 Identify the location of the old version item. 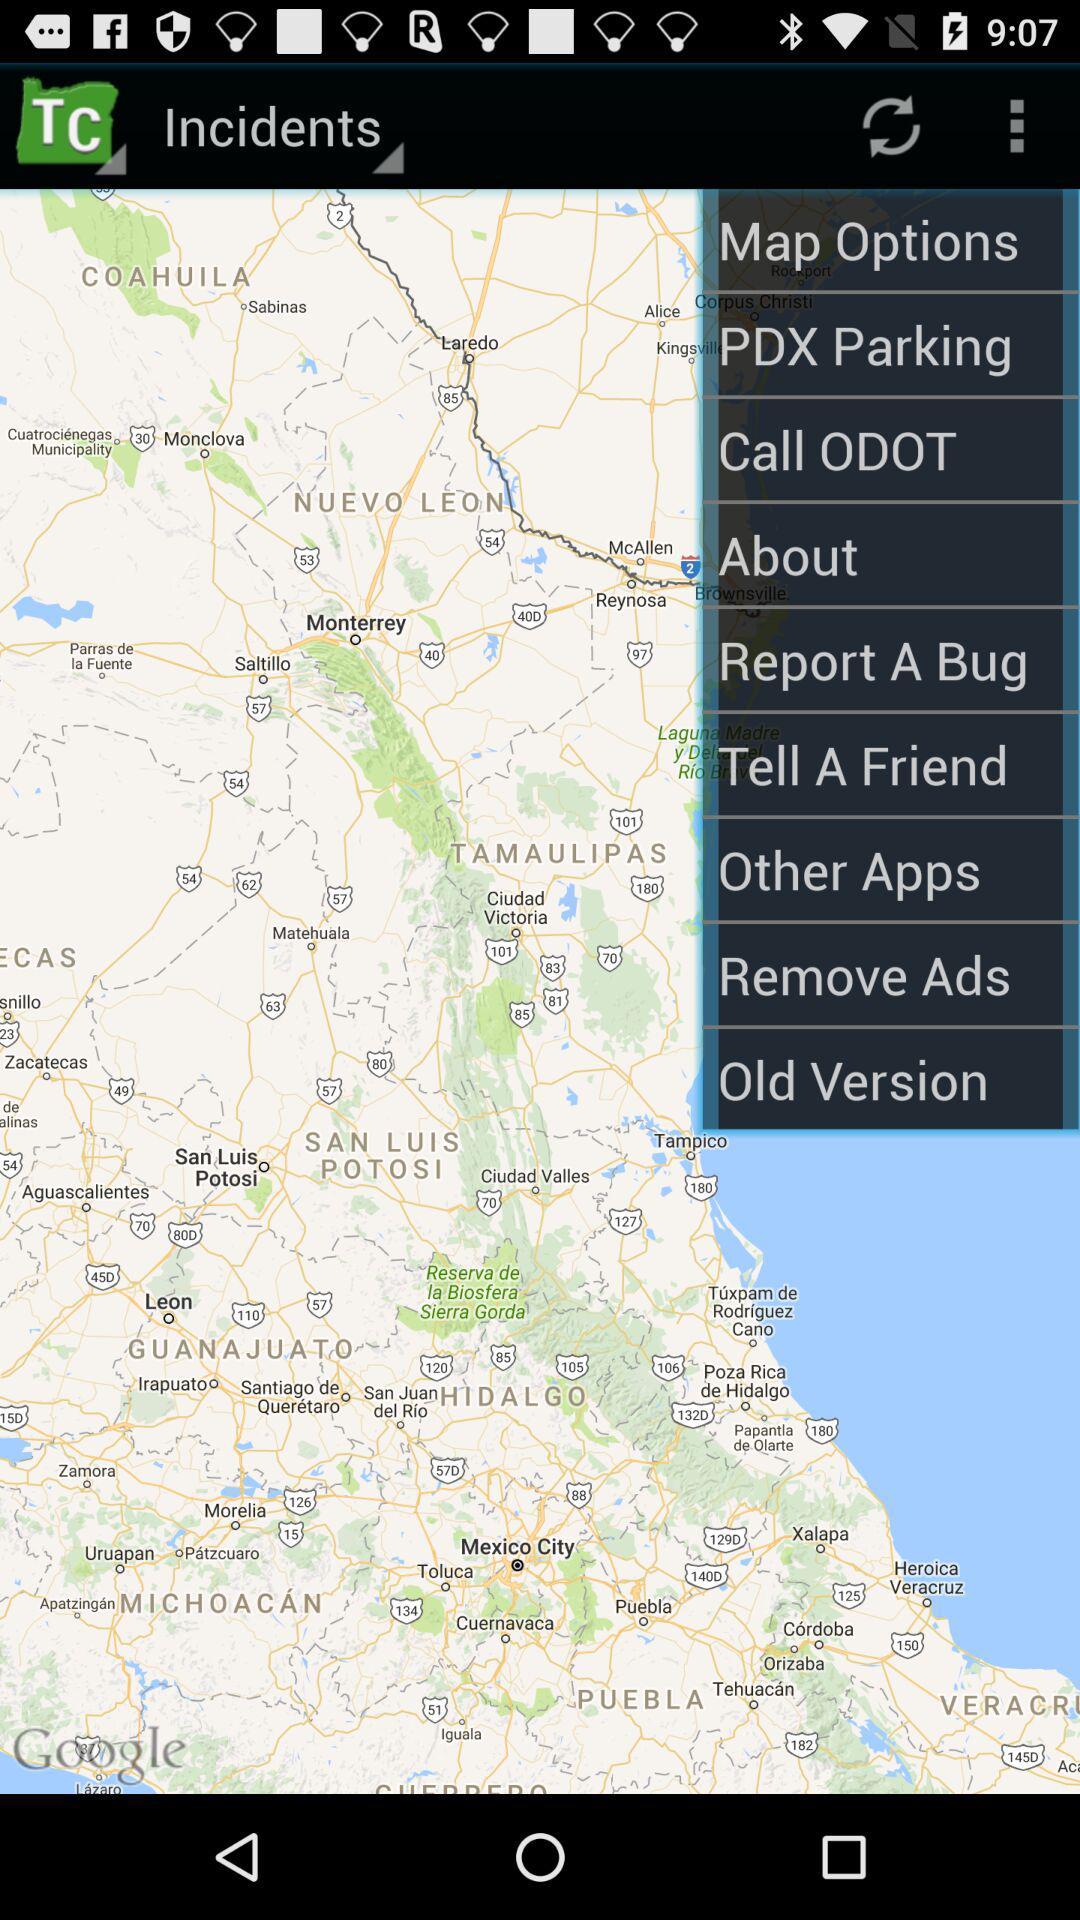
(889, 1078).